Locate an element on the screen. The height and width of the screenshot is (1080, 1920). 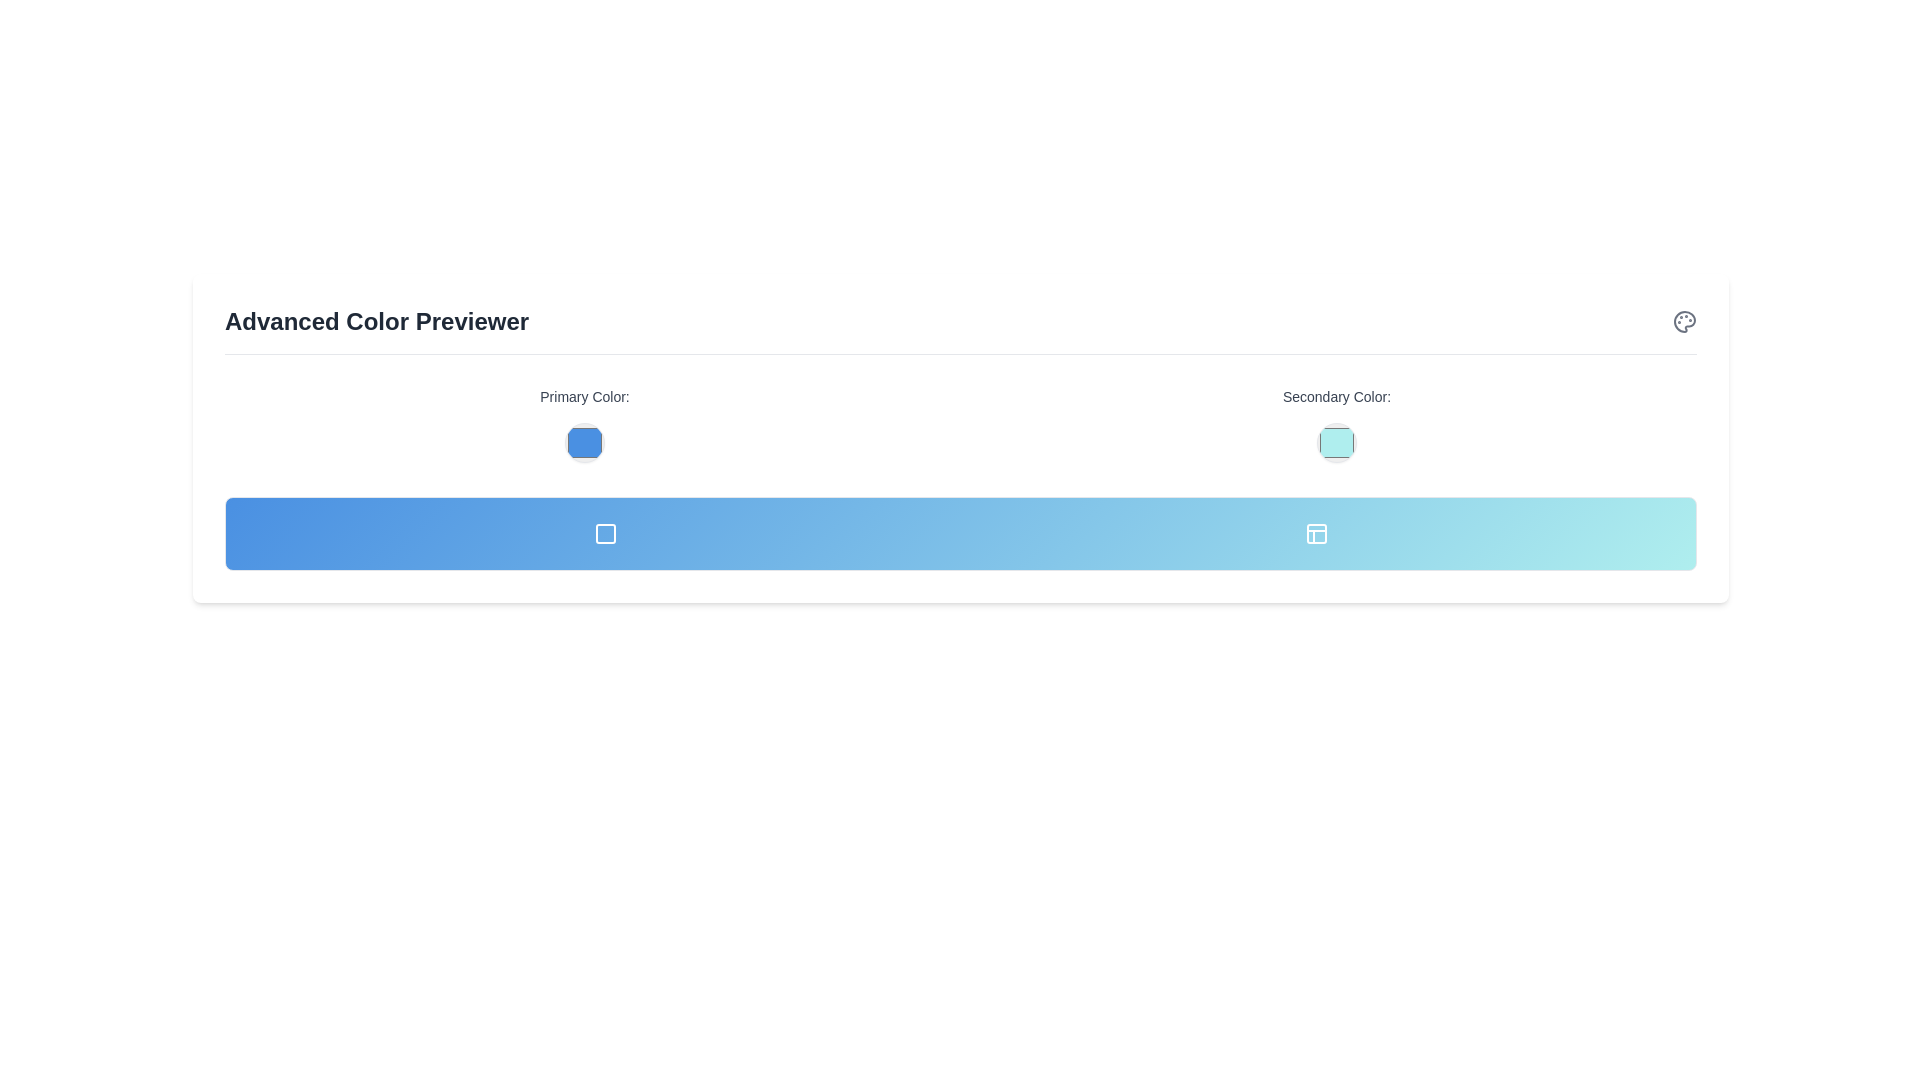
the Color Picker element located in the 'Primary Color' section is located at coordinates (584, 424).